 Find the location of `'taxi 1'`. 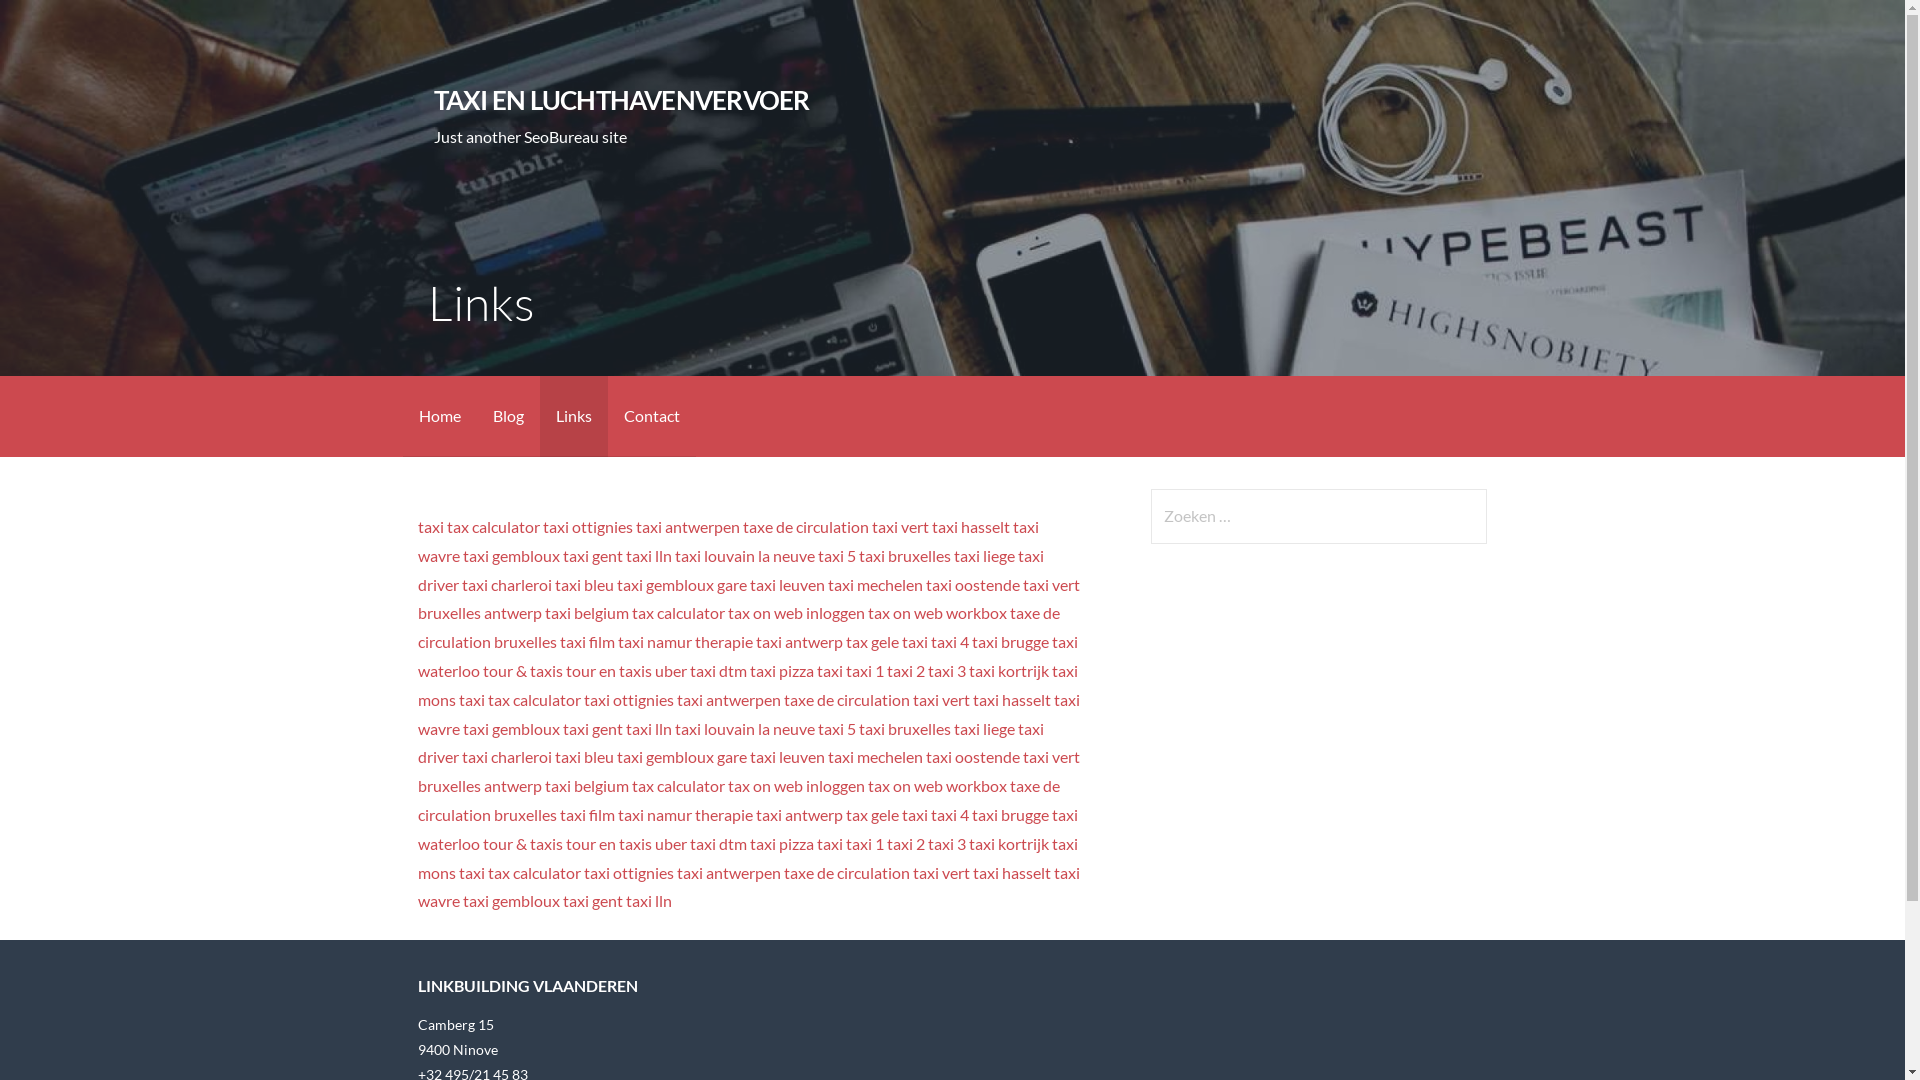

'taxi 1' is located at coordinates (864, 670).